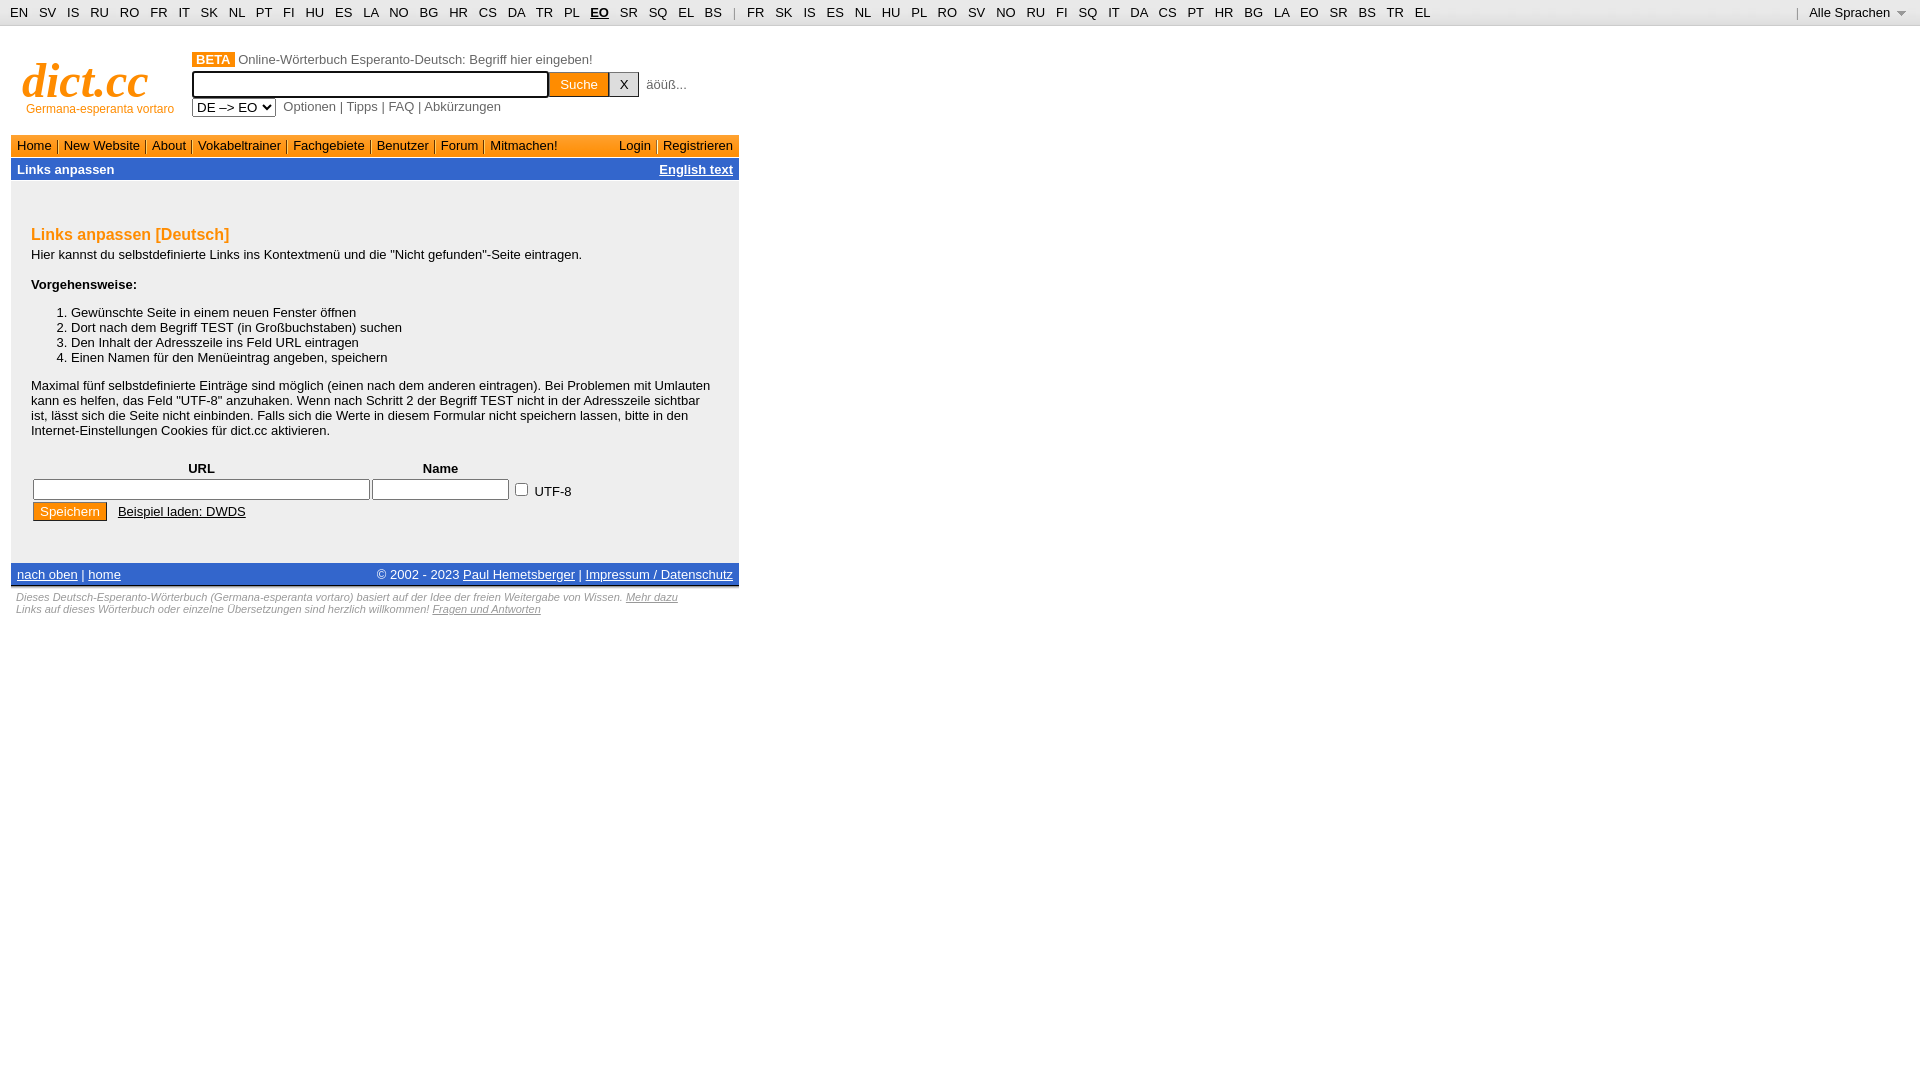 This screenshot has height=1080, width=1920. I want to click on 'FR', so click(746, 12).